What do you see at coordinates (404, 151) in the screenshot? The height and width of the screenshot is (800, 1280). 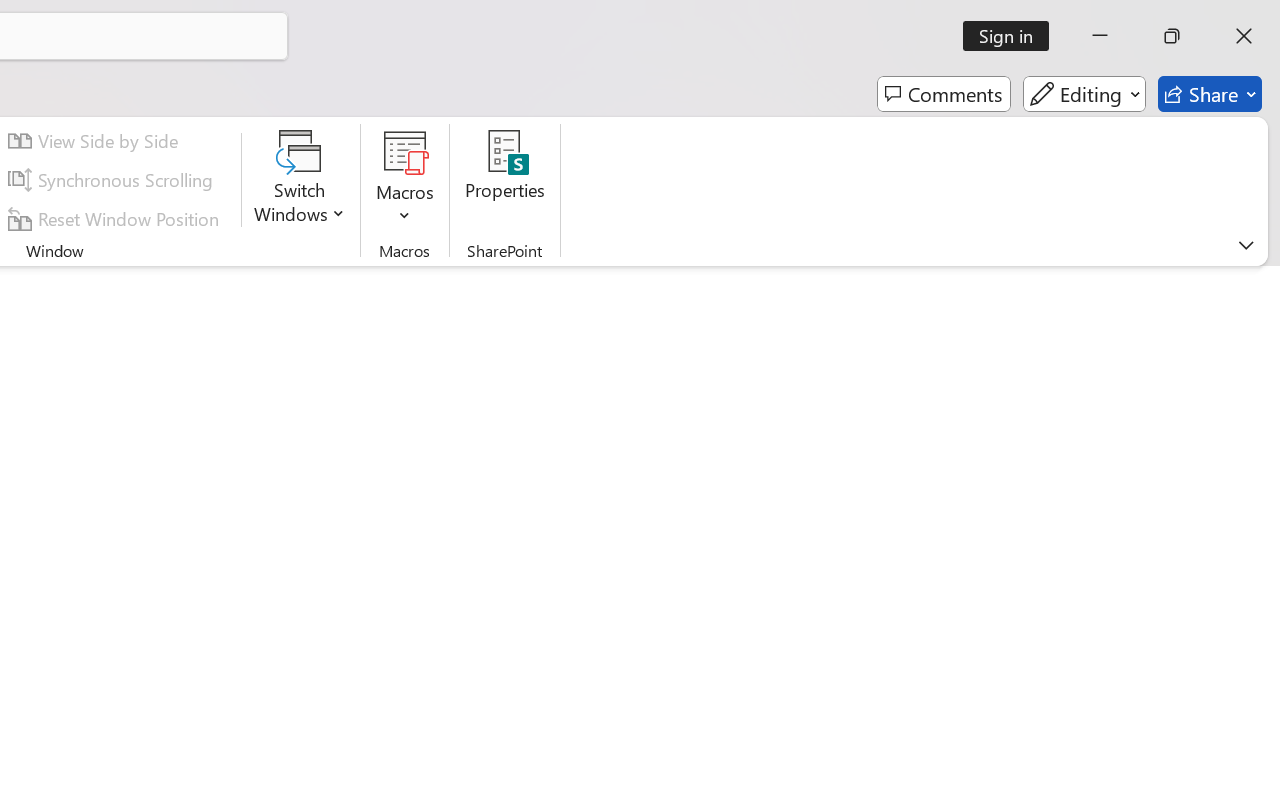 I see `'View Macros'` at bounding box center [404, 151].